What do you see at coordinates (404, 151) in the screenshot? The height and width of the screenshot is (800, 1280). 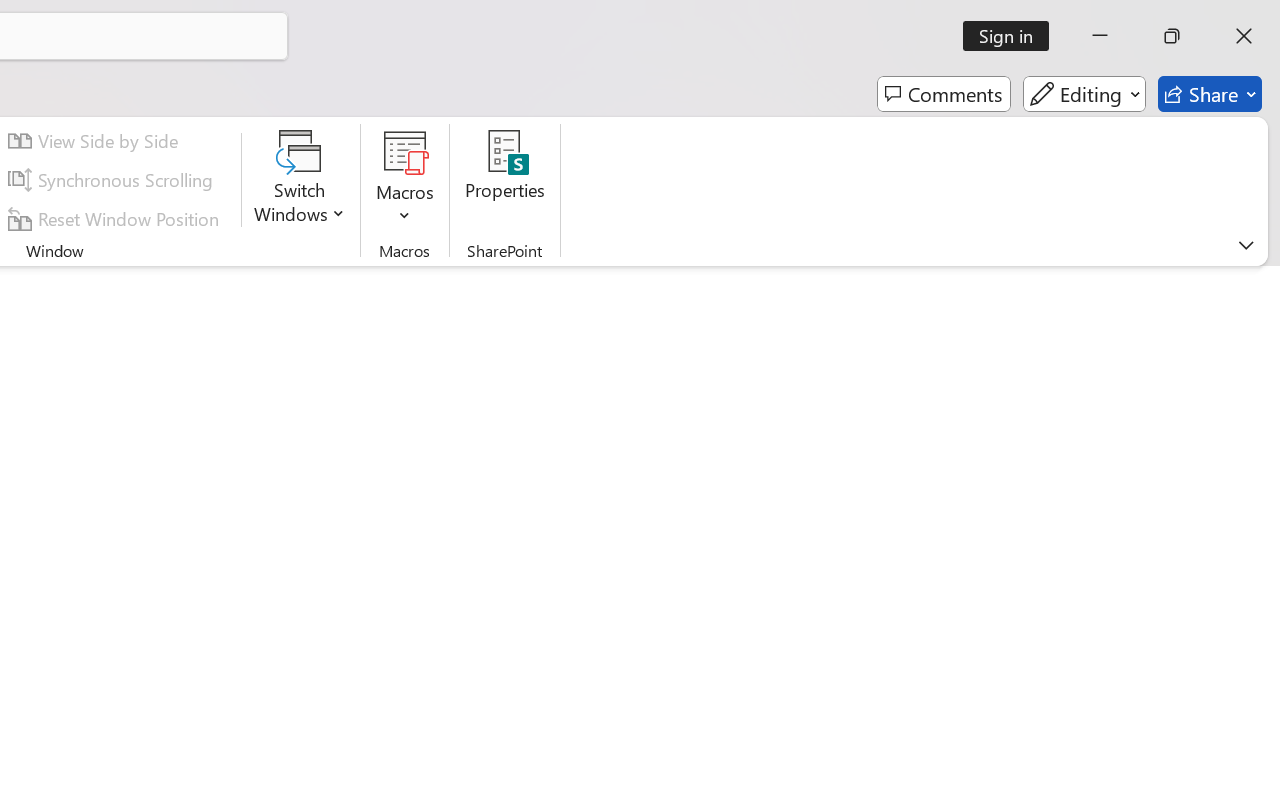 I see `'View Macros'` at bounding box center [404, 151].